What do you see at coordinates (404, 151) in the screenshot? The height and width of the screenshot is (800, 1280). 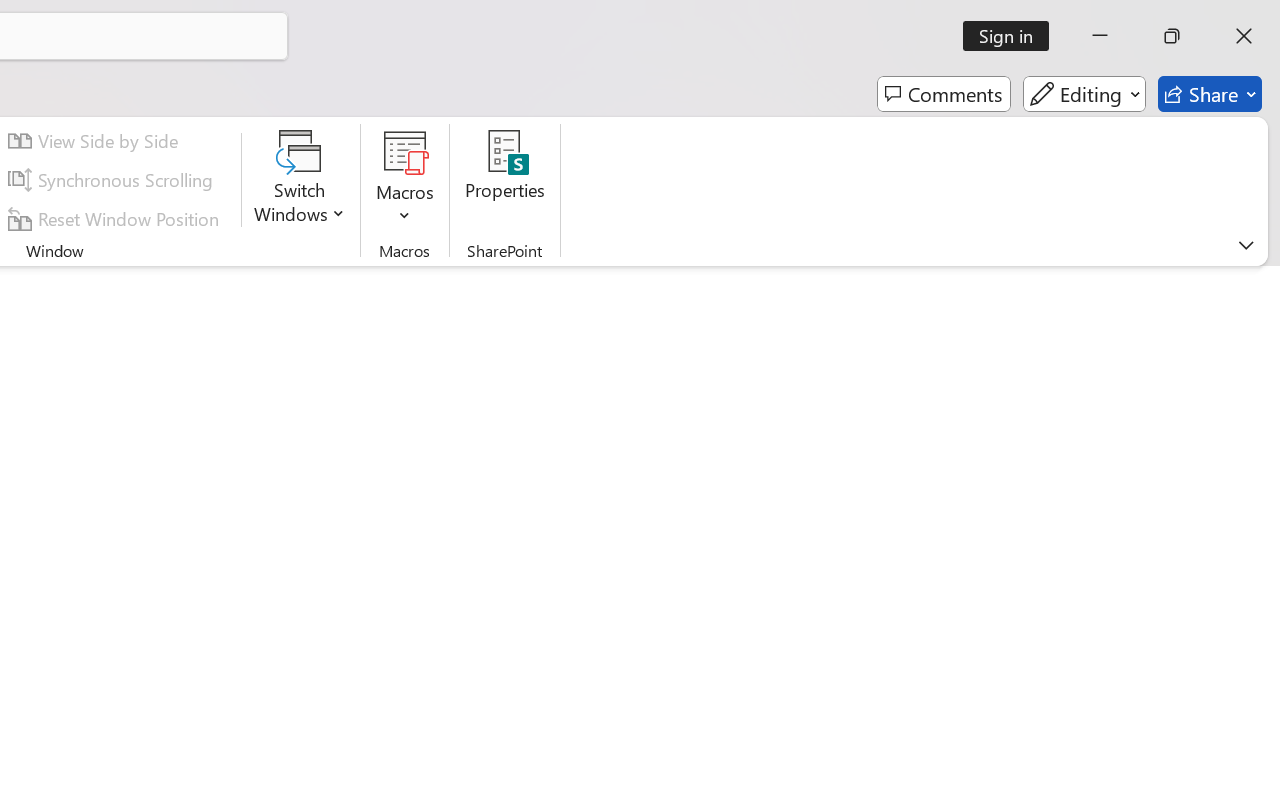 I see `'View Macros'` at bounding box center [404, 151].